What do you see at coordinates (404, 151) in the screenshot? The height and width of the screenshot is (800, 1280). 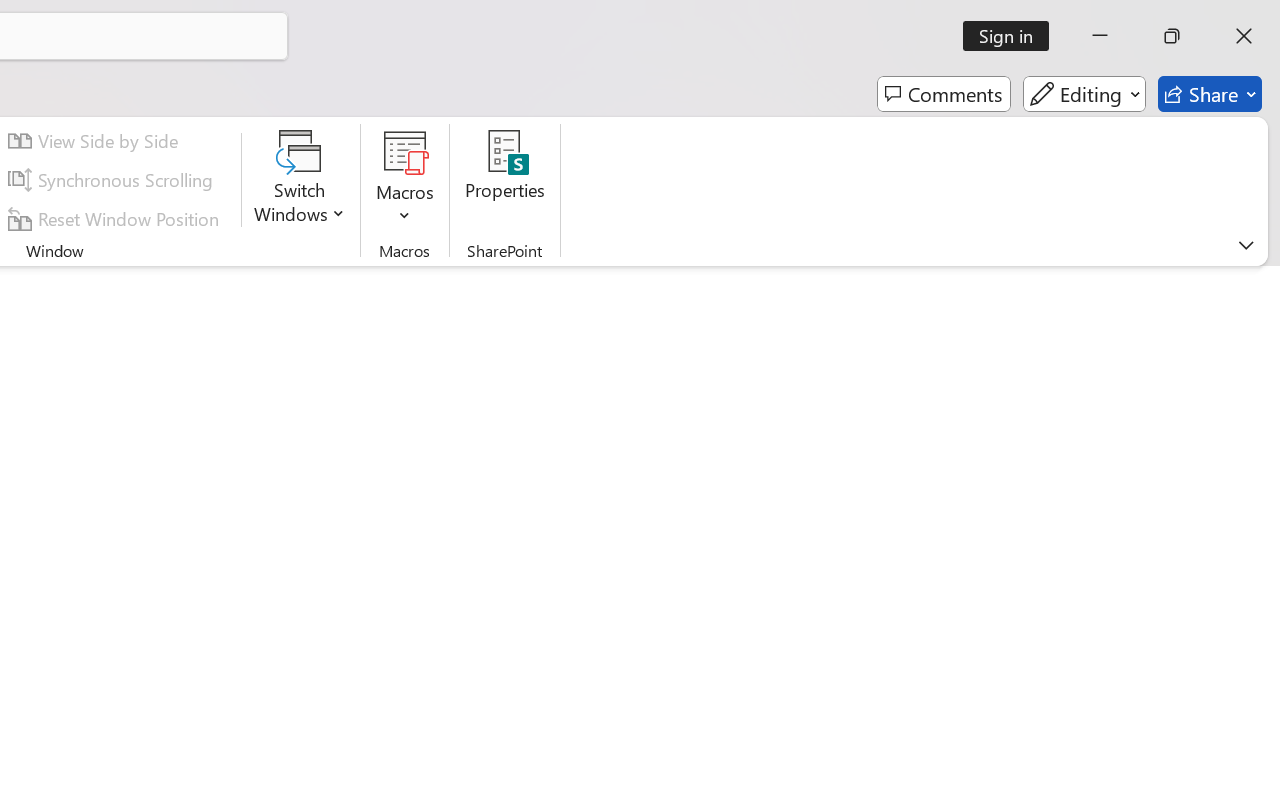 I see `'View Macros'` at bounding box center [404, 151].